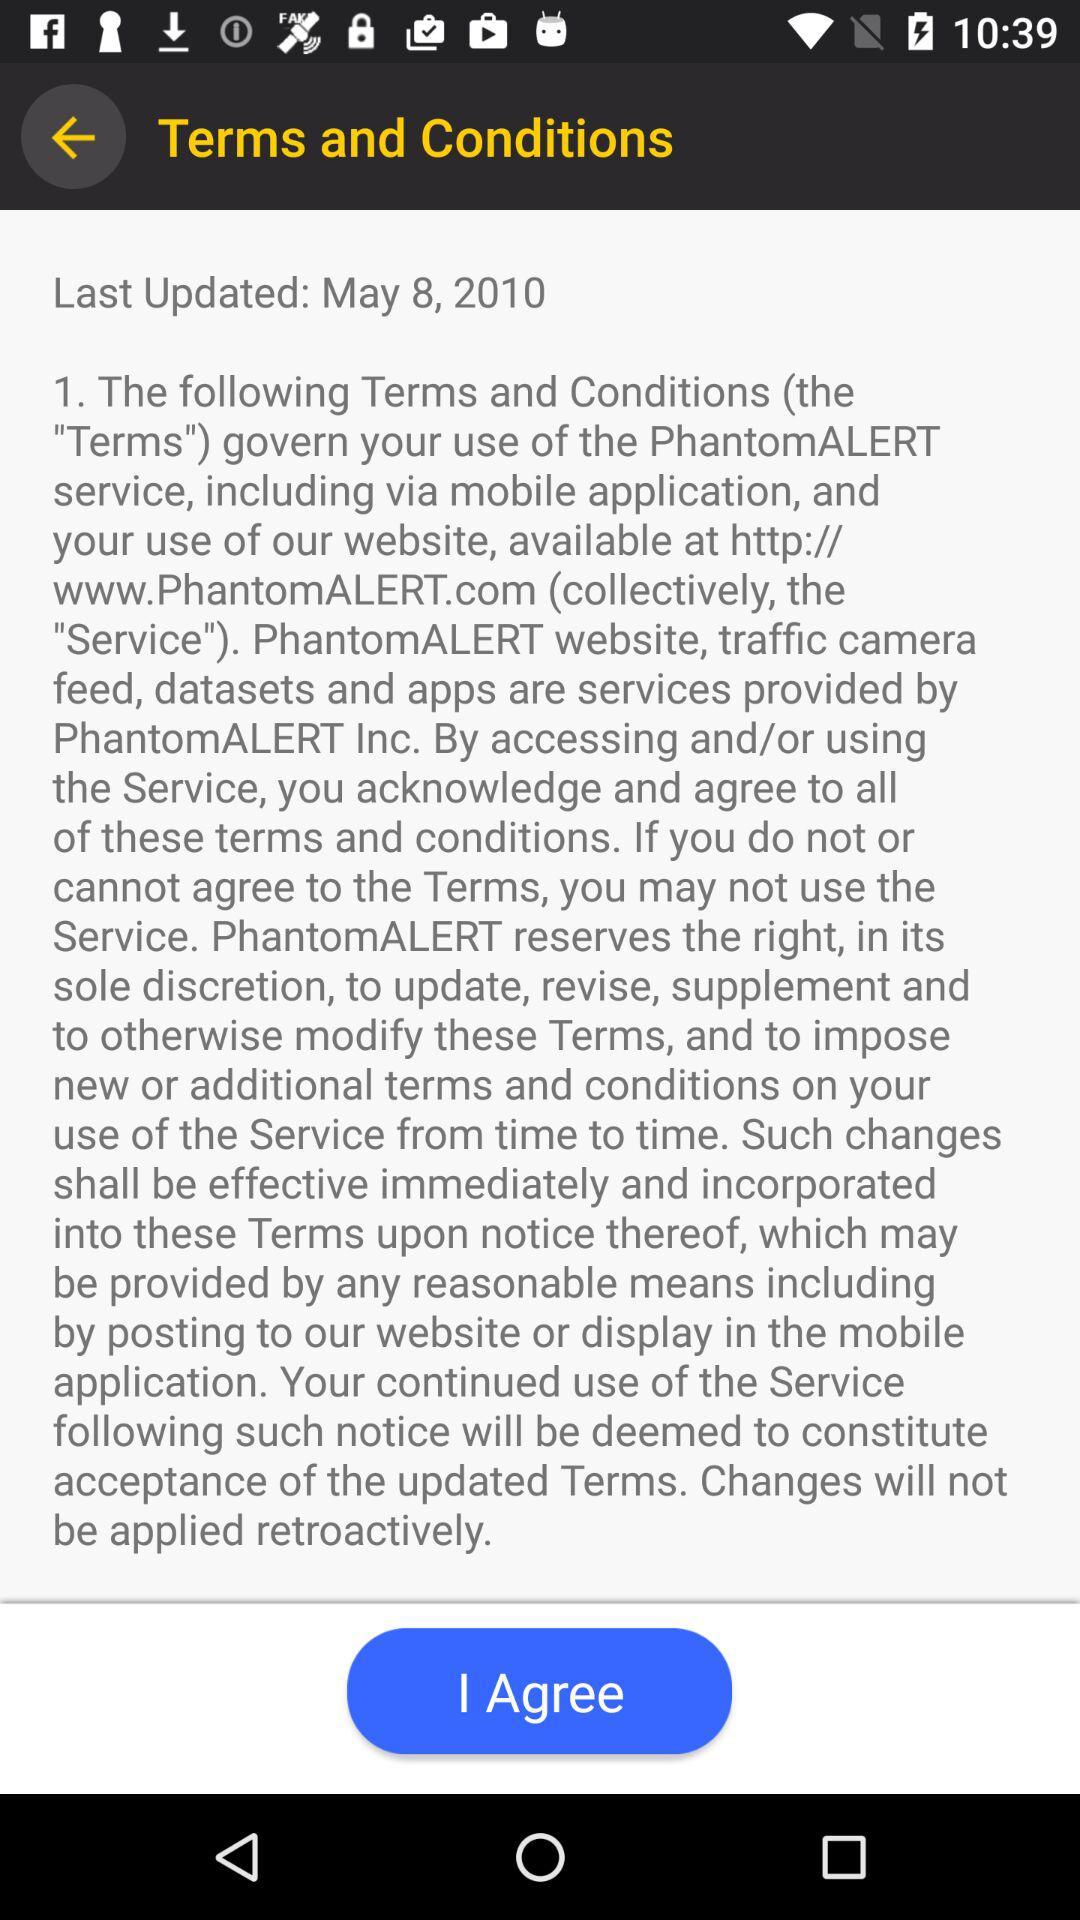 This screenshot has height=1920, width=1080. I want to click on item to the left of the terms and conditions app, so click(72, 135).